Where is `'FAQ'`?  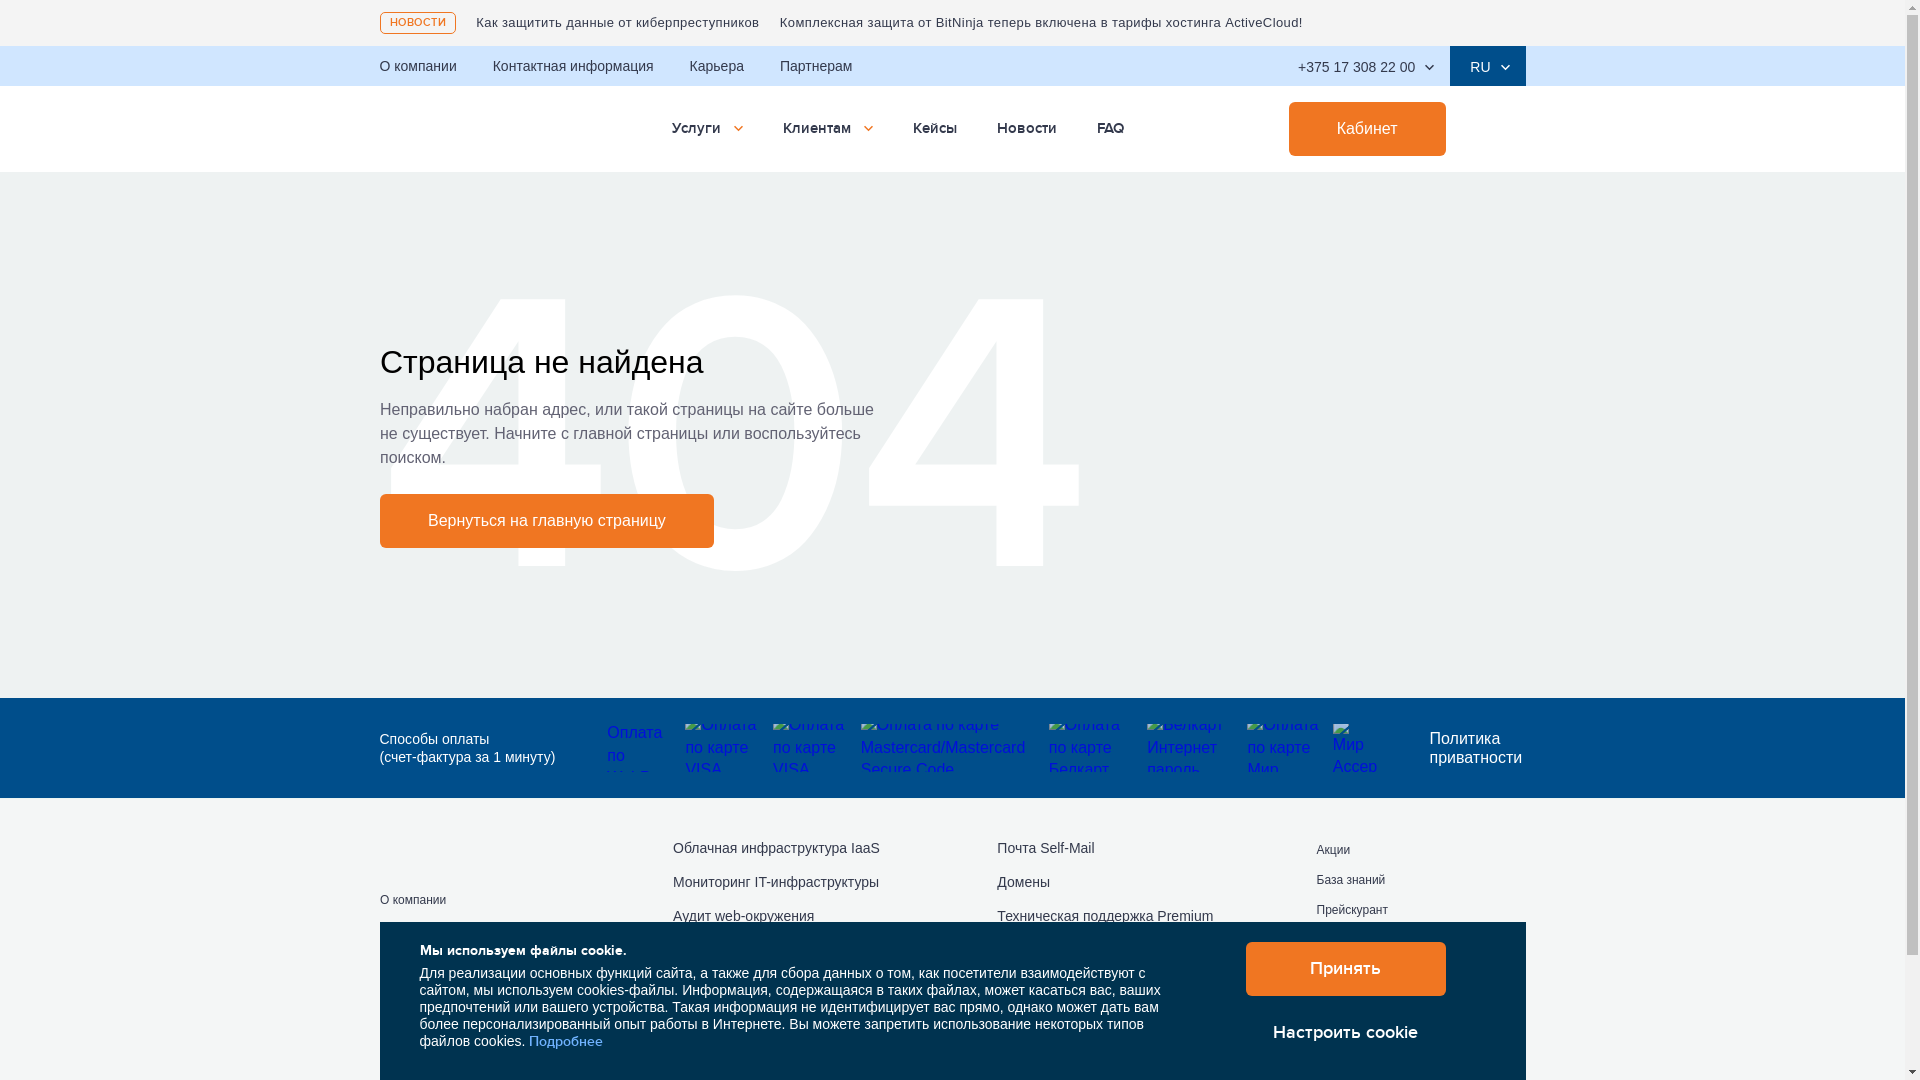 'FAQ' is located at coordinates (1108, 128).